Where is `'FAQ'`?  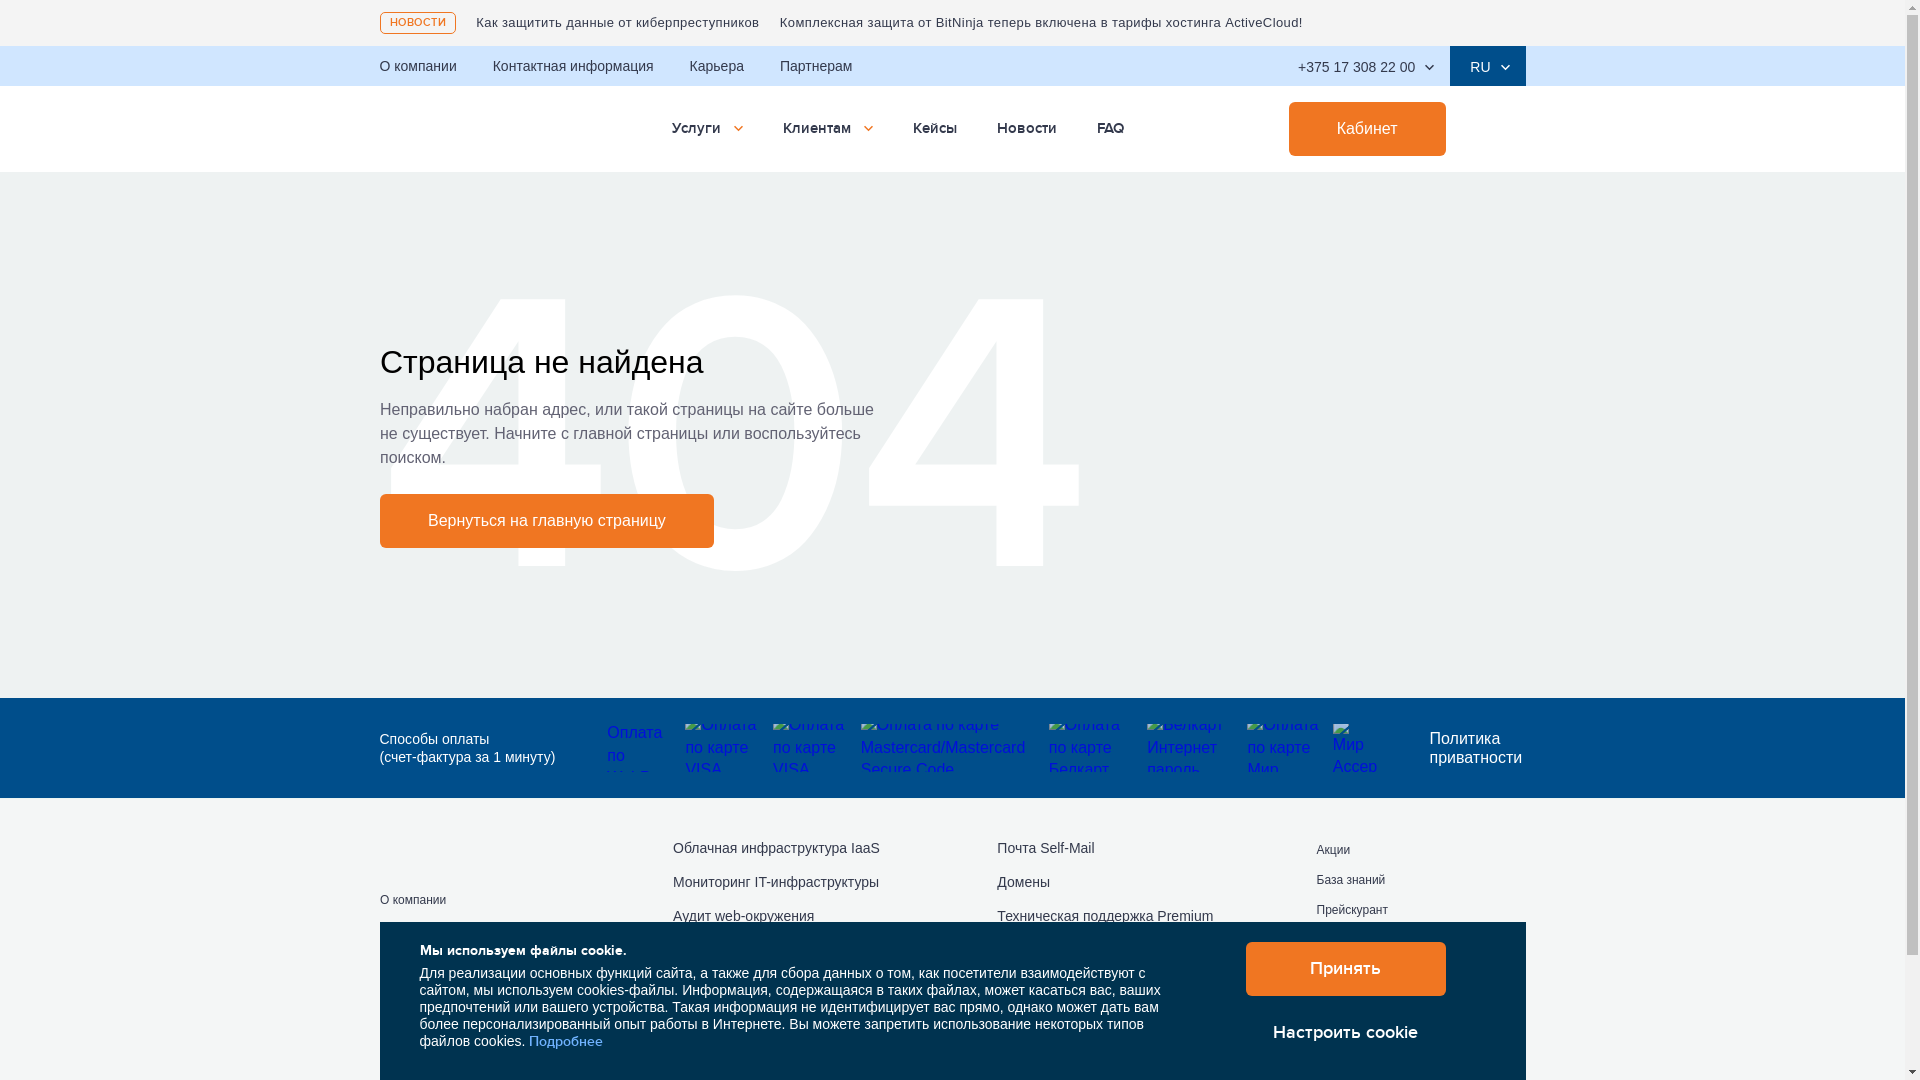 'FAQ' is located at coordinates (1108, 128).